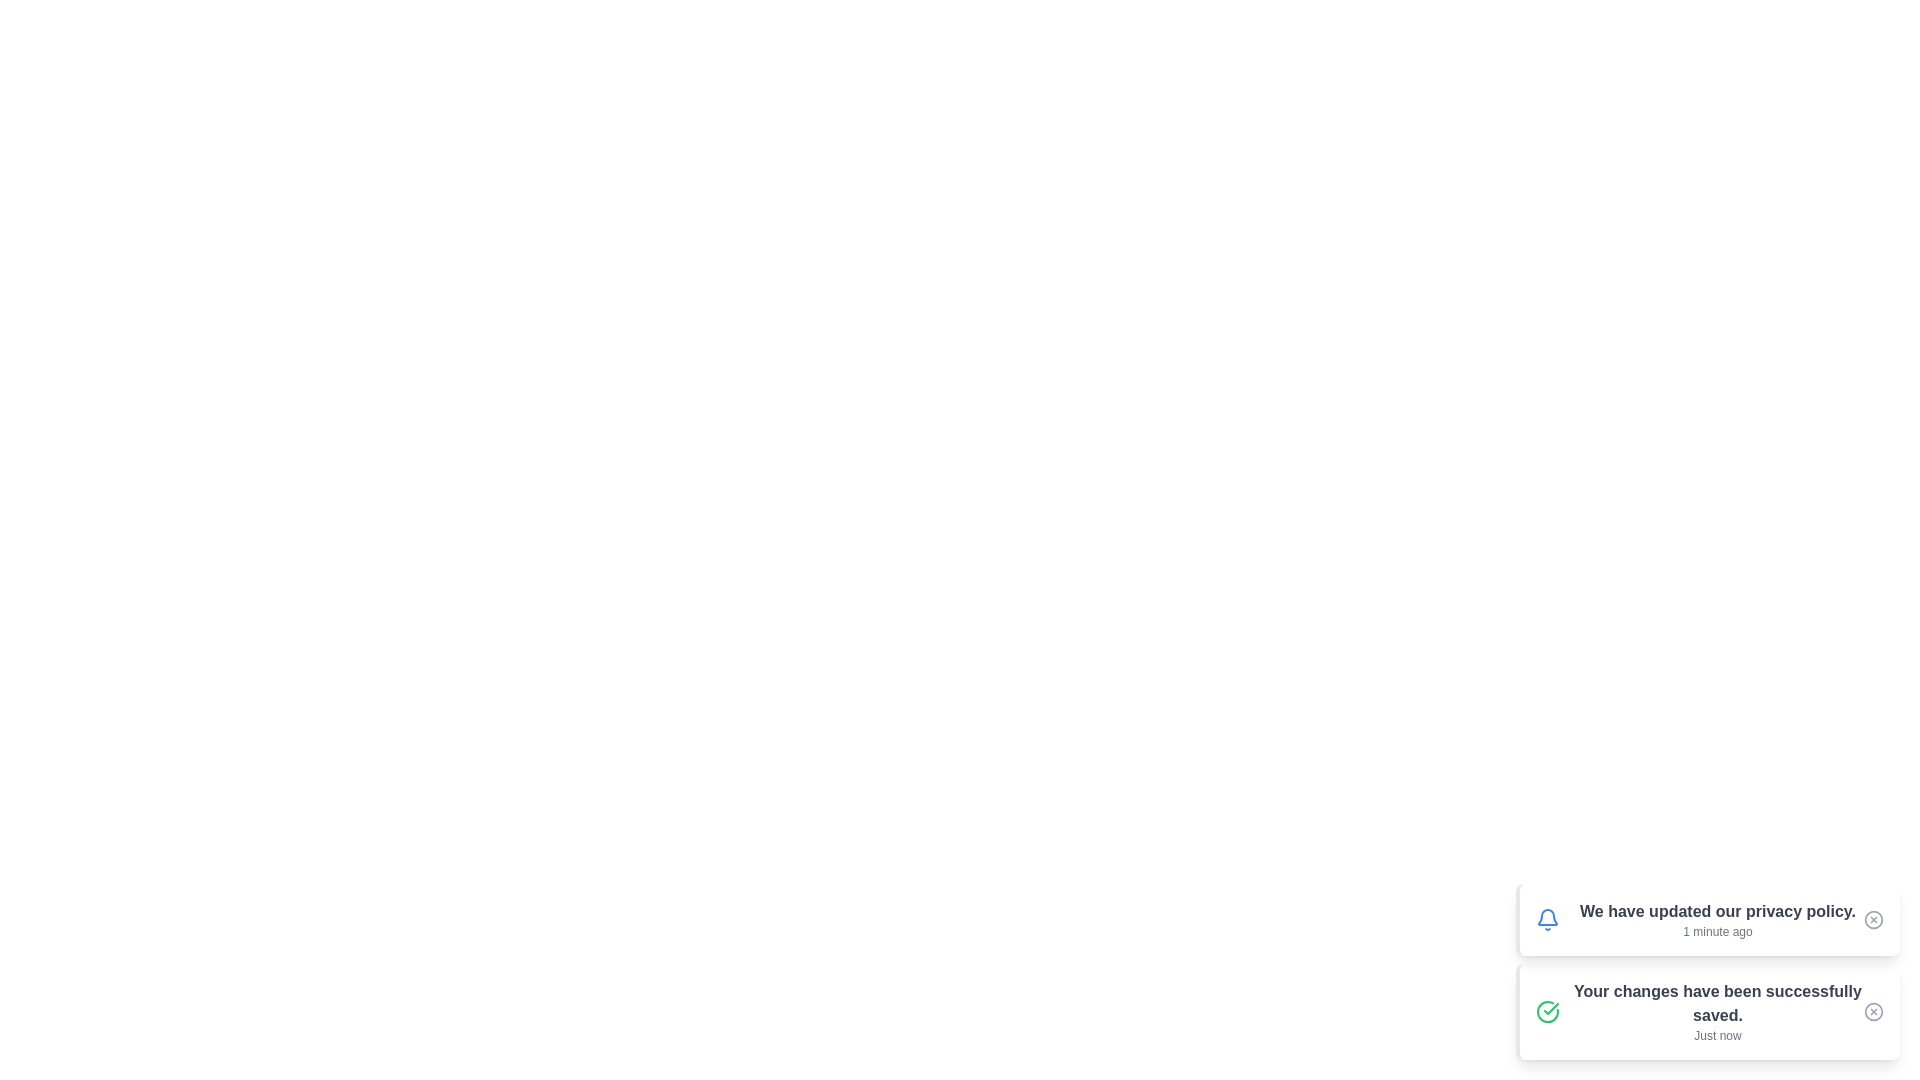 Image resolution: width=1920 pixels, height=1080 pixels. What do you see at coordinates (1707, 1011) in the screenshot?
I see `the notification with content 'Your changes have been successfully saved.'` at bounding box center [1707, 1011].